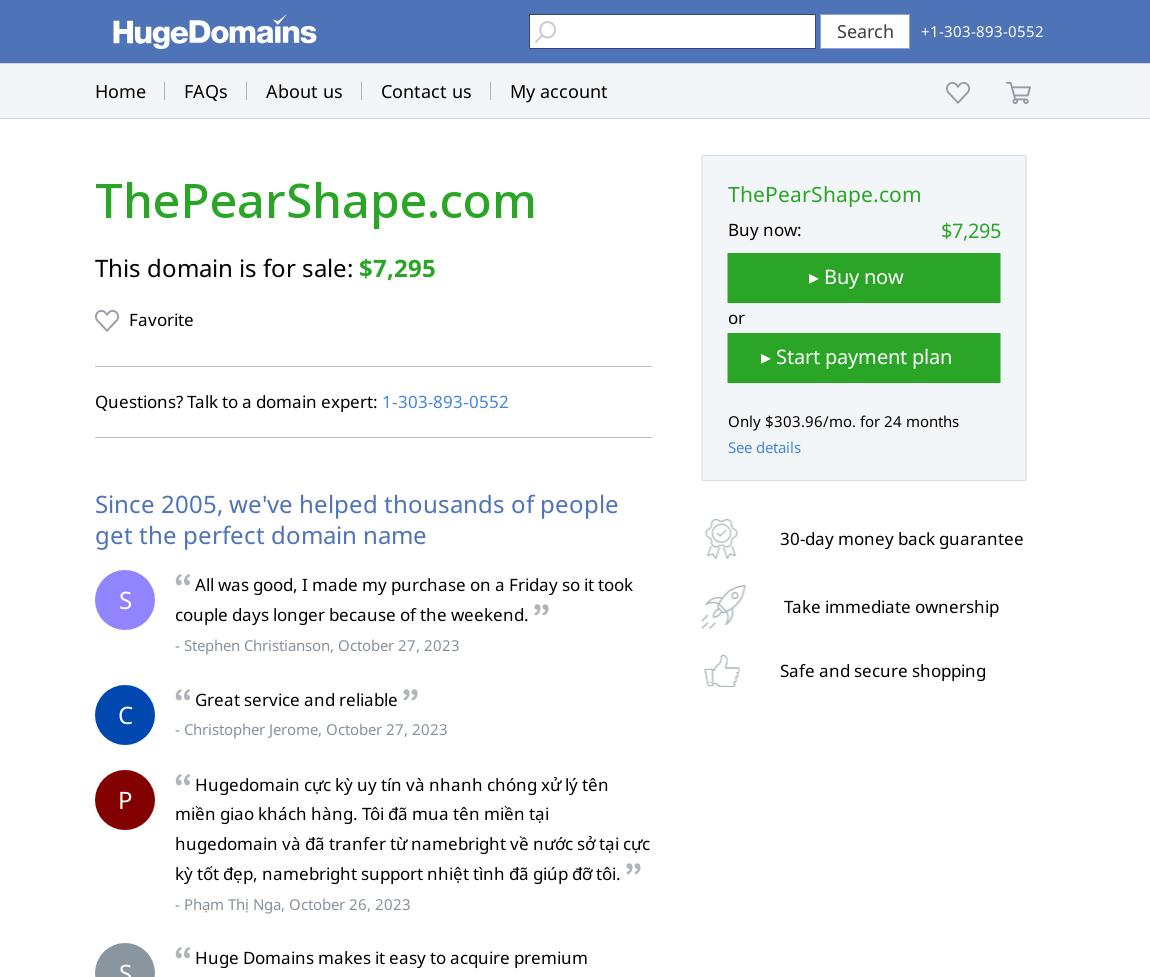 The width and height of the screenshot is (1150, 977). Describe the element at coordinates (559, 90) in the screenshot. I see `'My account'` at that location.